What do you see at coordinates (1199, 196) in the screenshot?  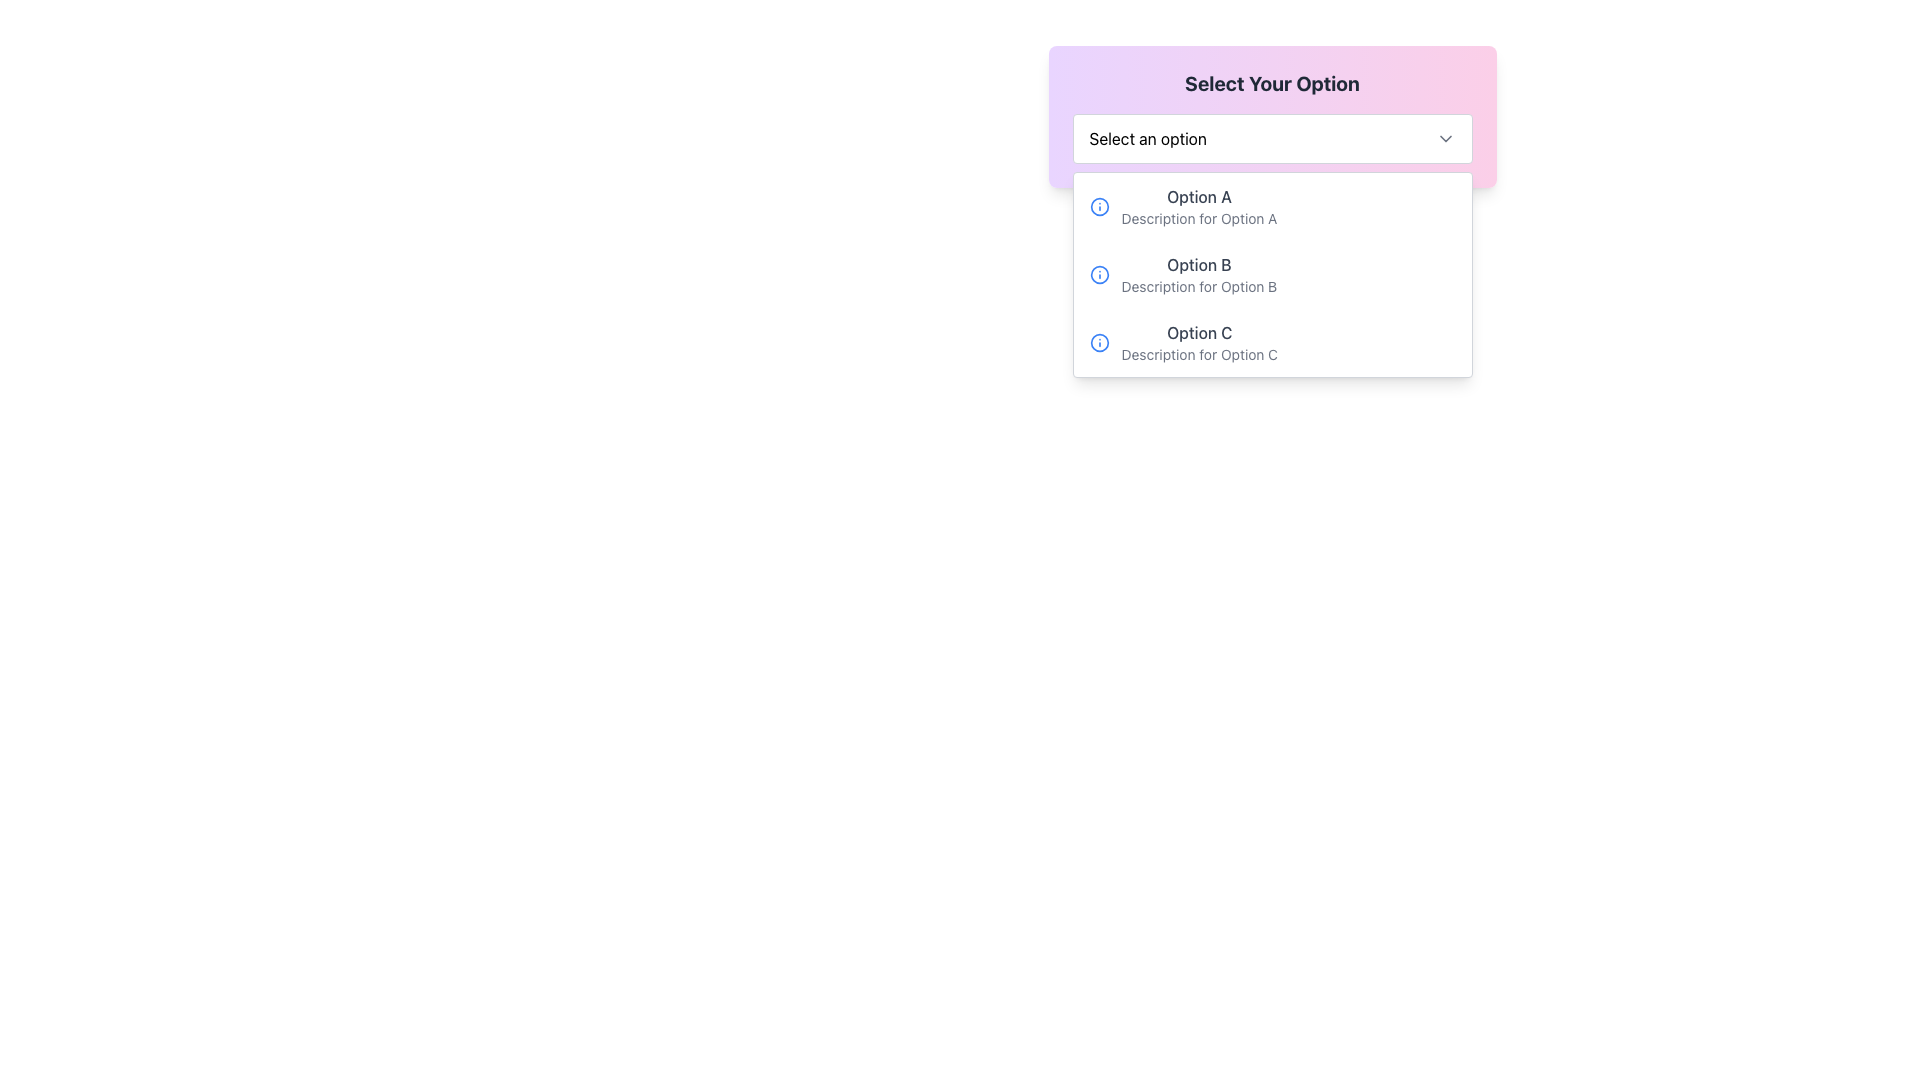 I see `the text label 'Option A' which is styled in medium font weight and dark gray color, positioned above 'Description for Option A' in the dropdown-like list` at bounding box center [1199, 196].